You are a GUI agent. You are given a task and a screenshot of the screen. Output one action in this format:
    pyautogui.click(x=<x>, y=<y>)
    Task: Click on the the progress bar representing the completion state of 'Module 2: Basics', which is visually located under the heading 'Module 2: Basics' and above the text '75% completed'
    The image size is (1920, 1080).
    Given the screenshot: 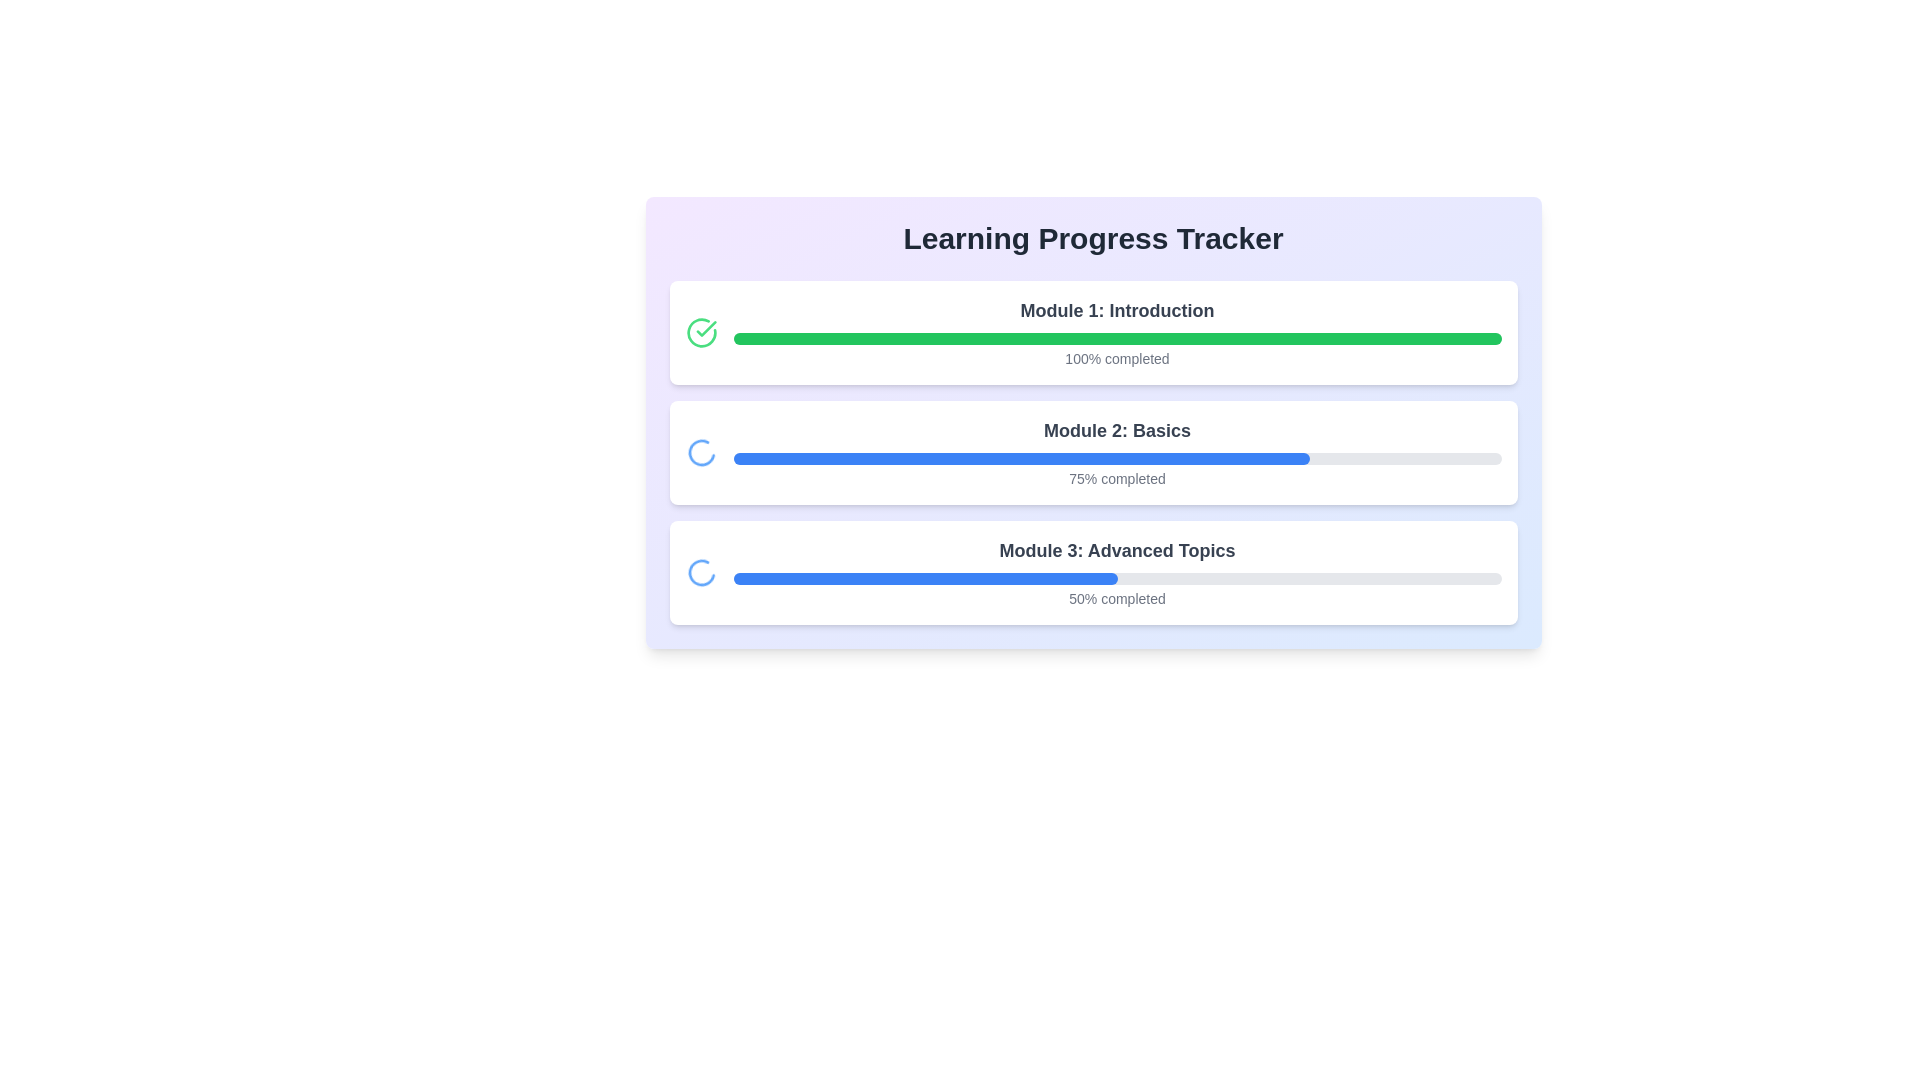 What is the action you would take?
    pyautogui.click(x=1116, y=459)
    